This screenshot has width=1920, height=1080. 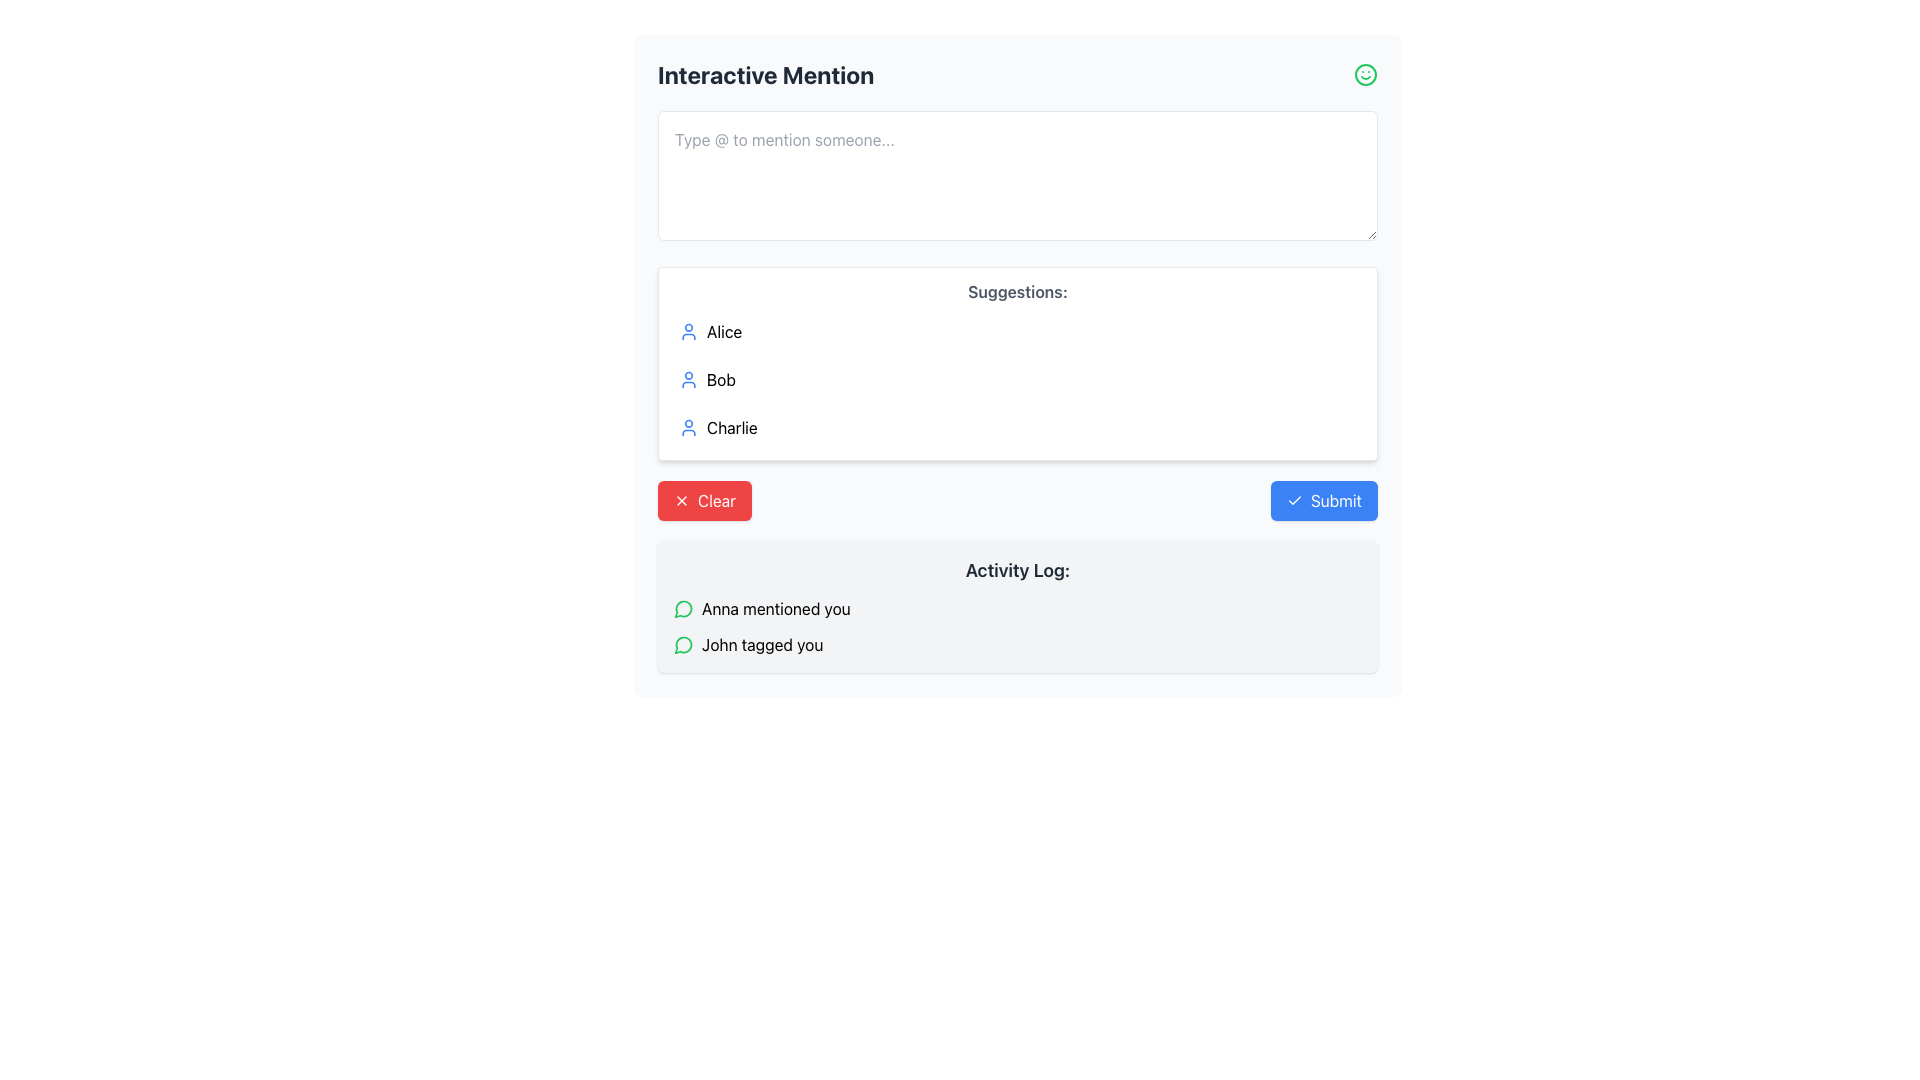 What do you see at coordinates (761, 644) in the screenshot?
I see `the second list item in the 'Activity Log' section that displays the notification 'John tagged you'` at bounding box center [761, 644].